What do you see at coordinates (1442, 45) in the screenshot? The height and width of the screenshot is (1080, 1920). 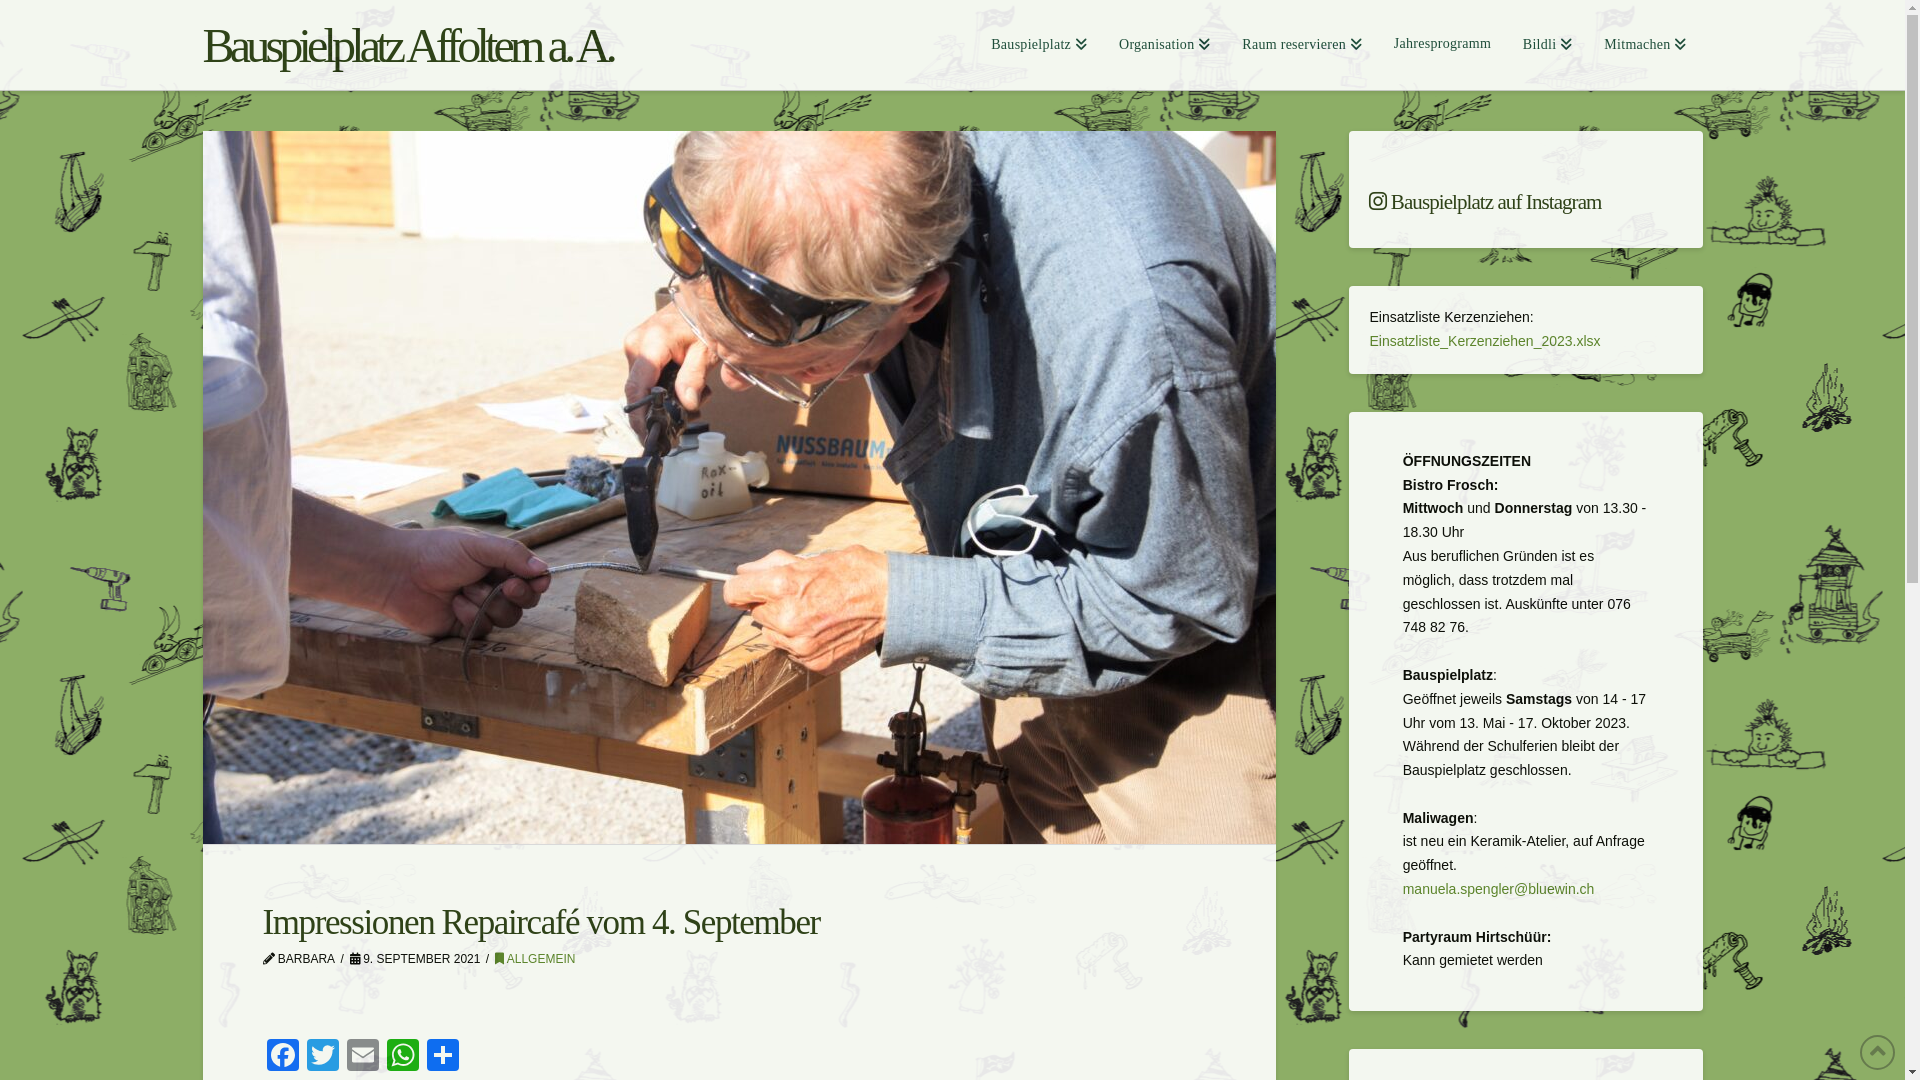 I see `'Jahresprogramm'` at bounding box center [1442, 45].